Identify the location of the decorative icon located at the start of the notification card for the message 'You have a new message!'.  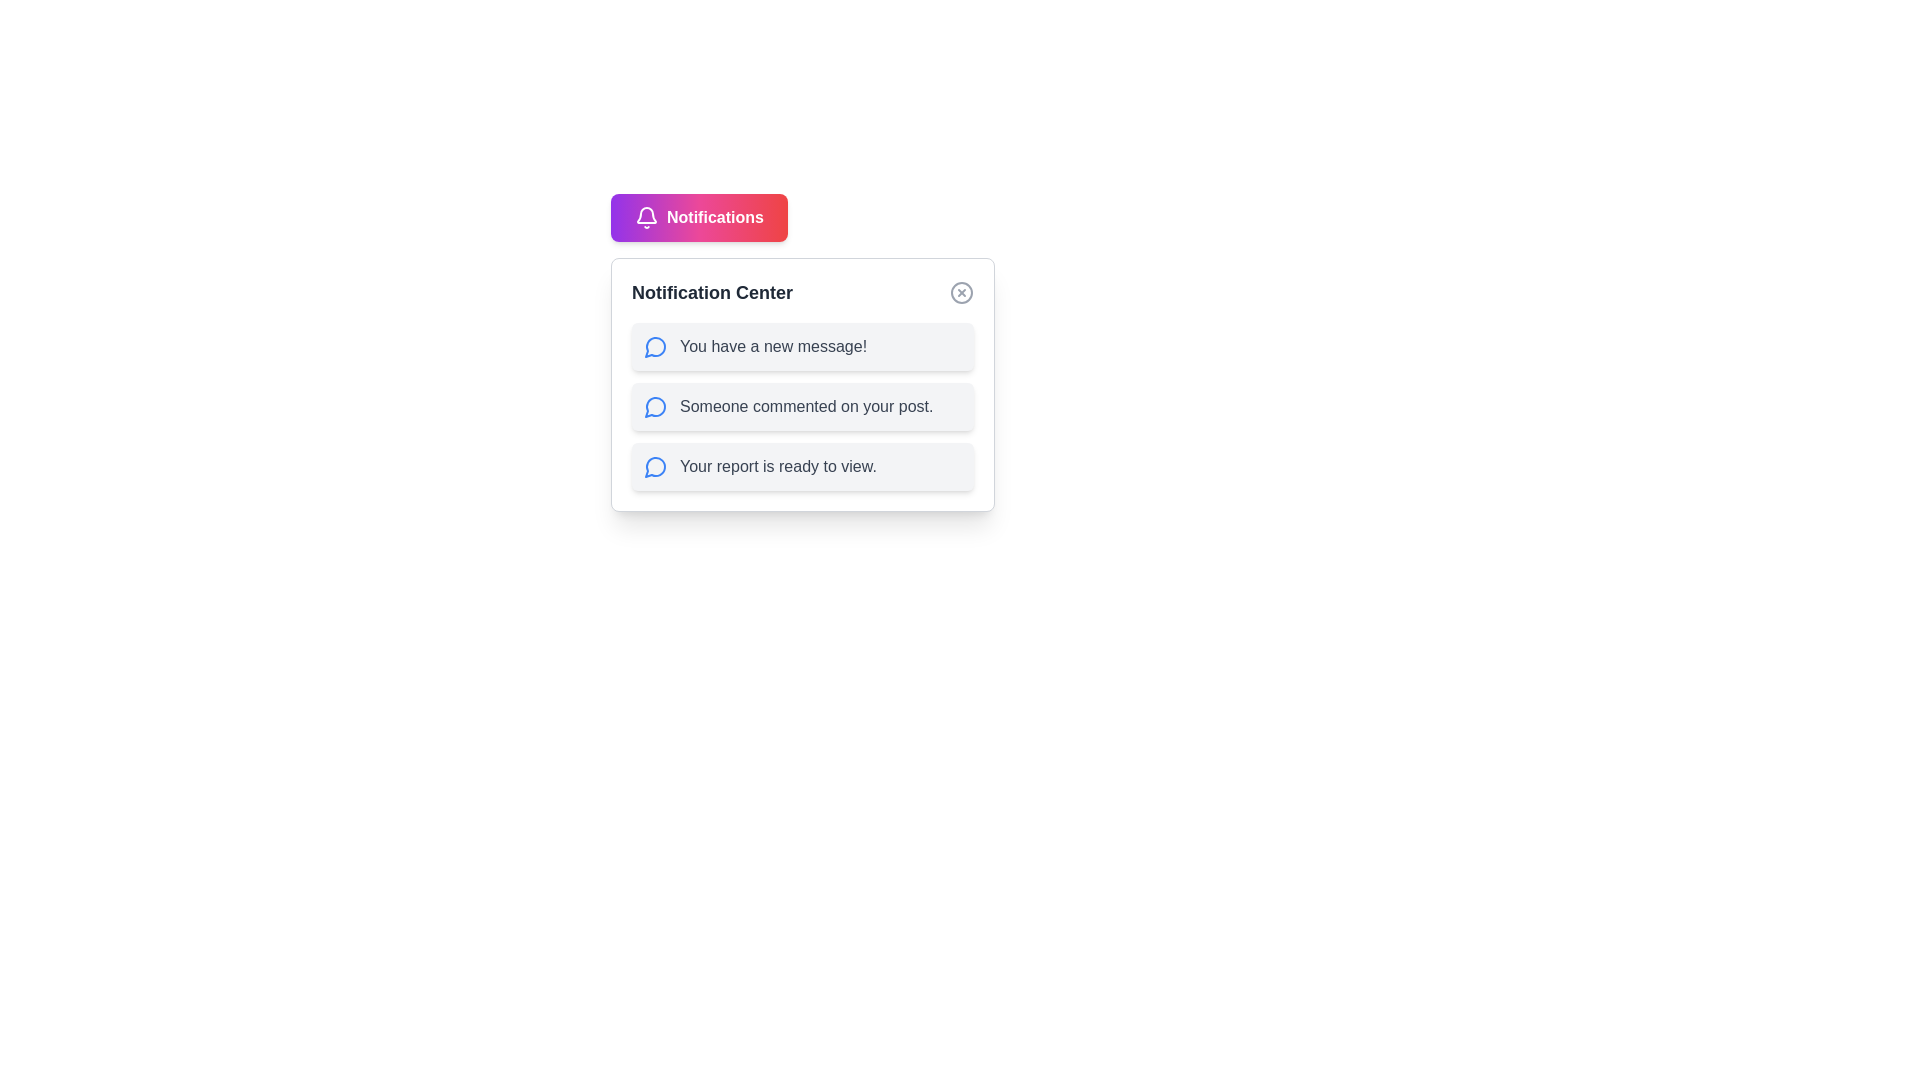
(656, 346).